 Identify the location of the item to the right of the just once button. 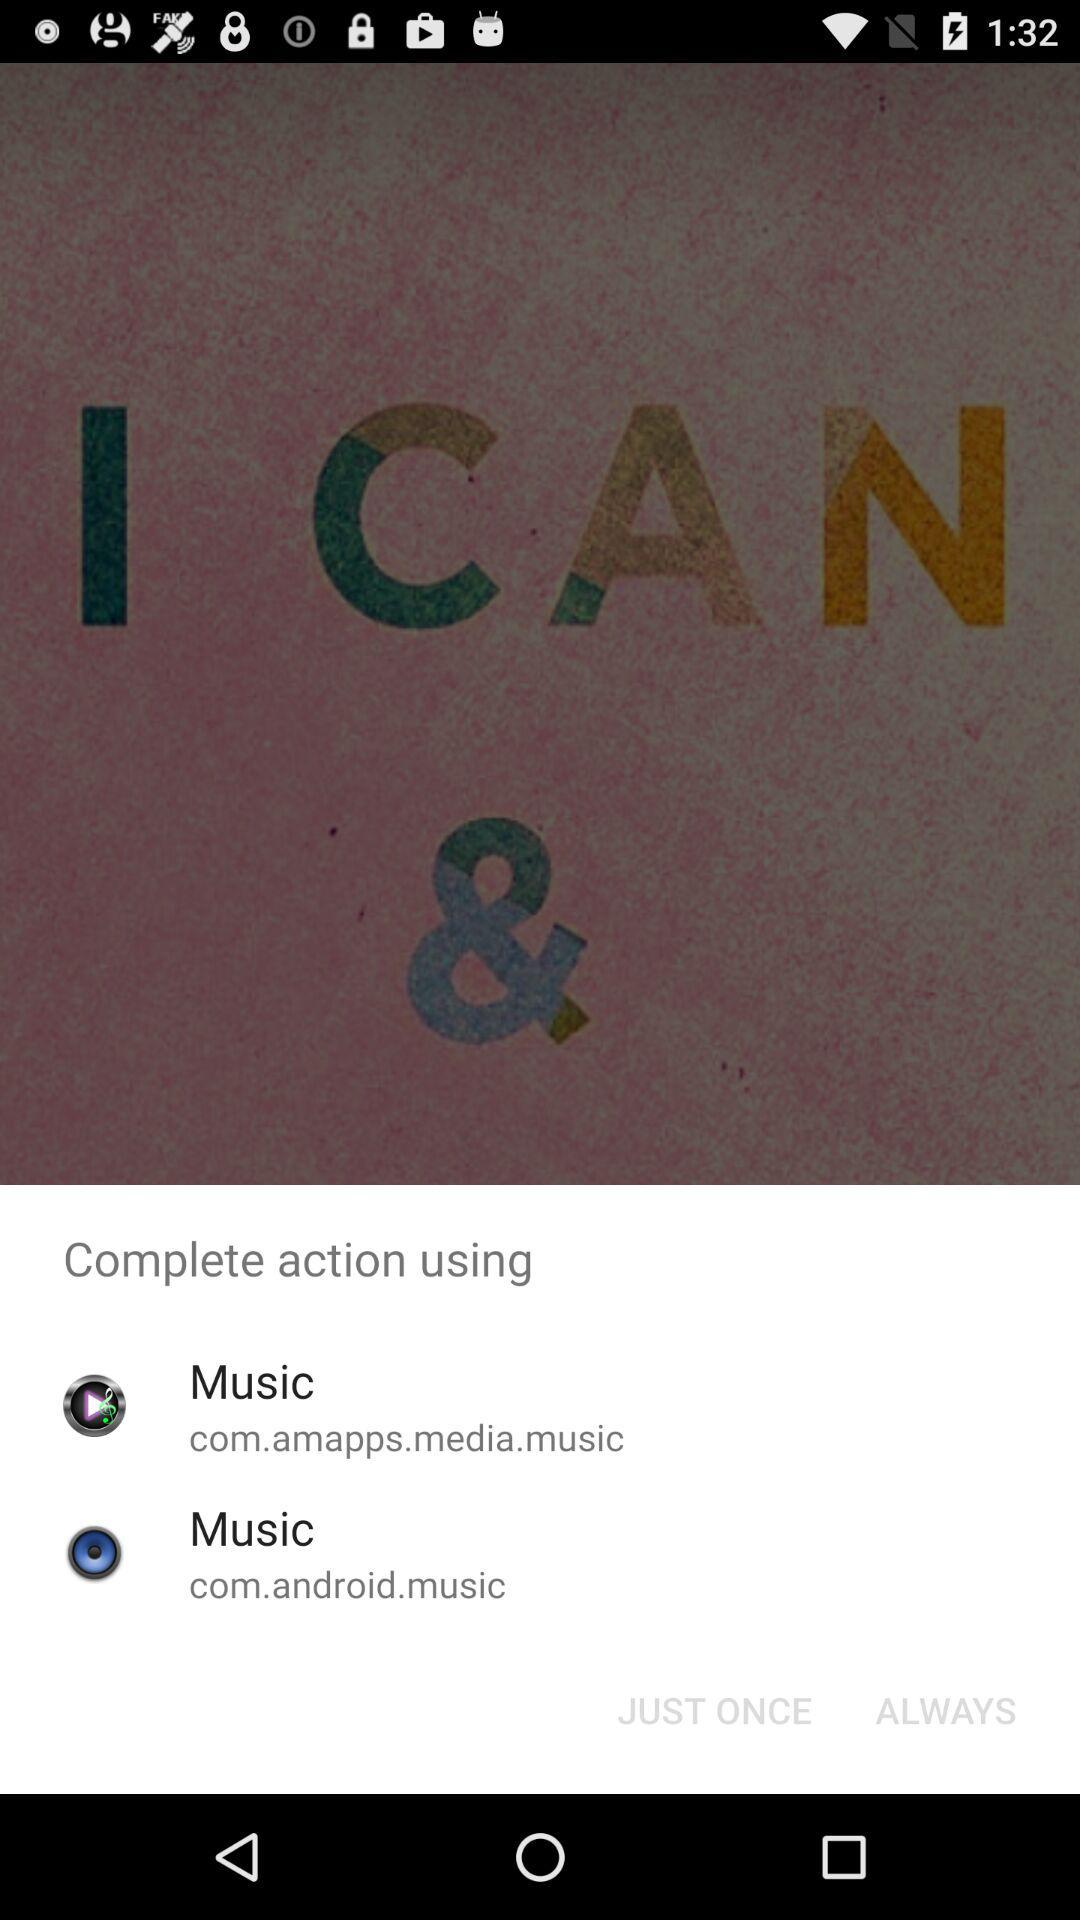
(945, 1708).